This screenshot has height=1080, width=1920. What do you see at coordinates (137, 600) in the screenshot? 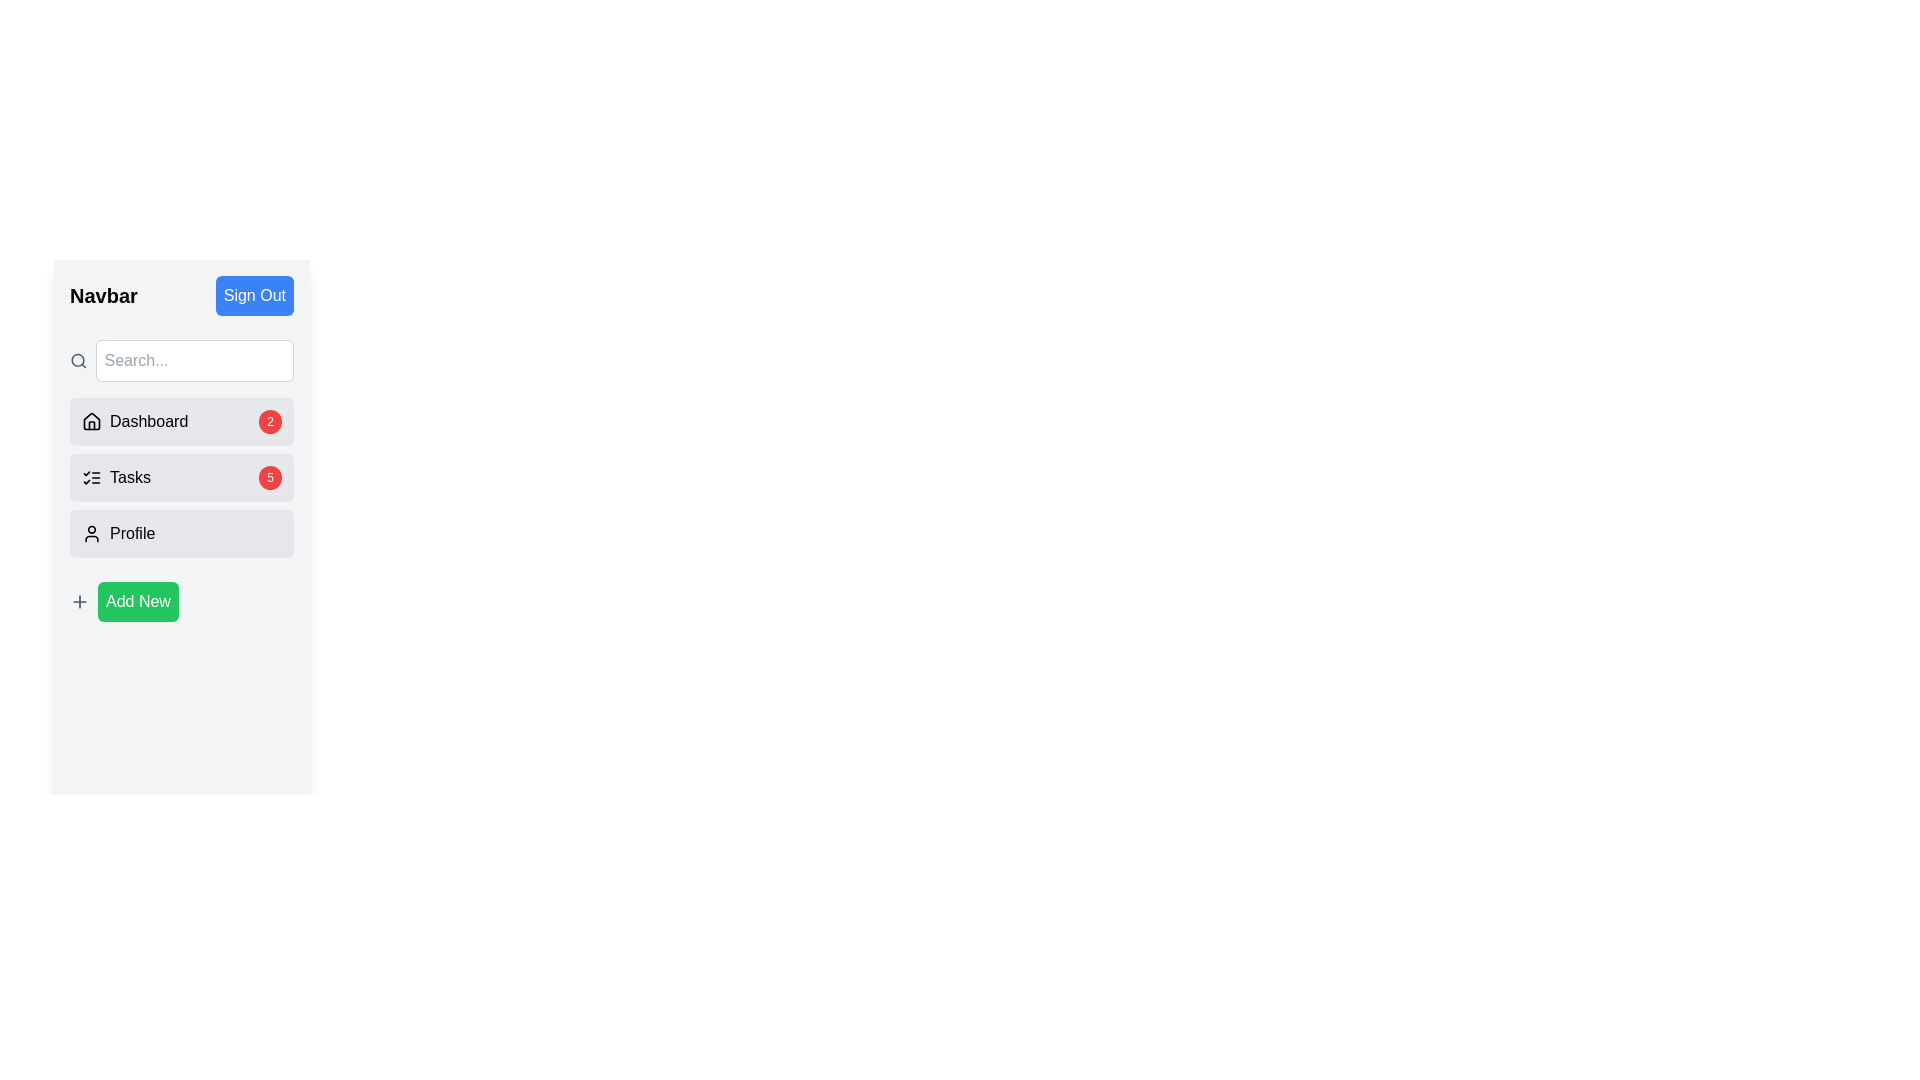
I see `the green 'Add New' button with rounded corners located at the bottom of the vertical menu bar on the left side of the interface` at bounding box center [137, 600].